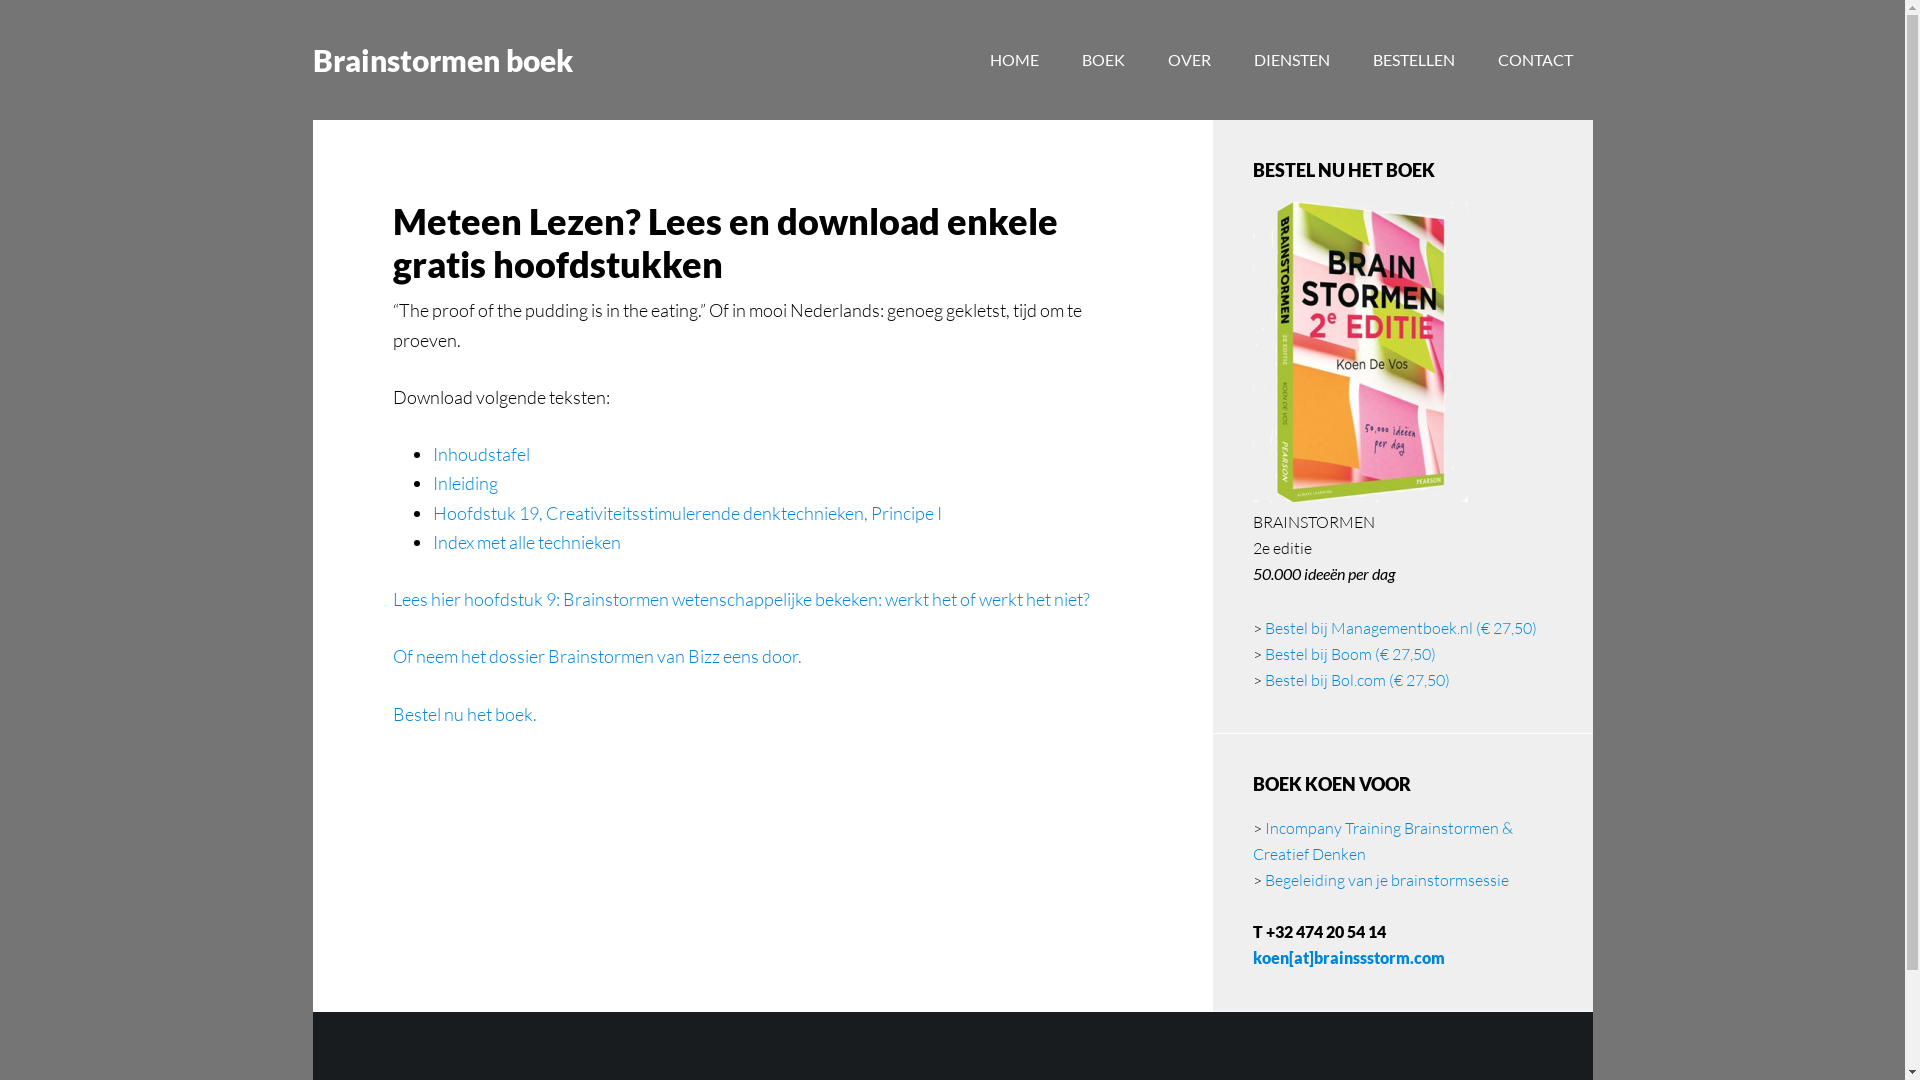 The image size is (1920, 1080). Describe the element at coordinates (480, 454) in the screenshot. I see `'Inhoudstafel'` at that location.